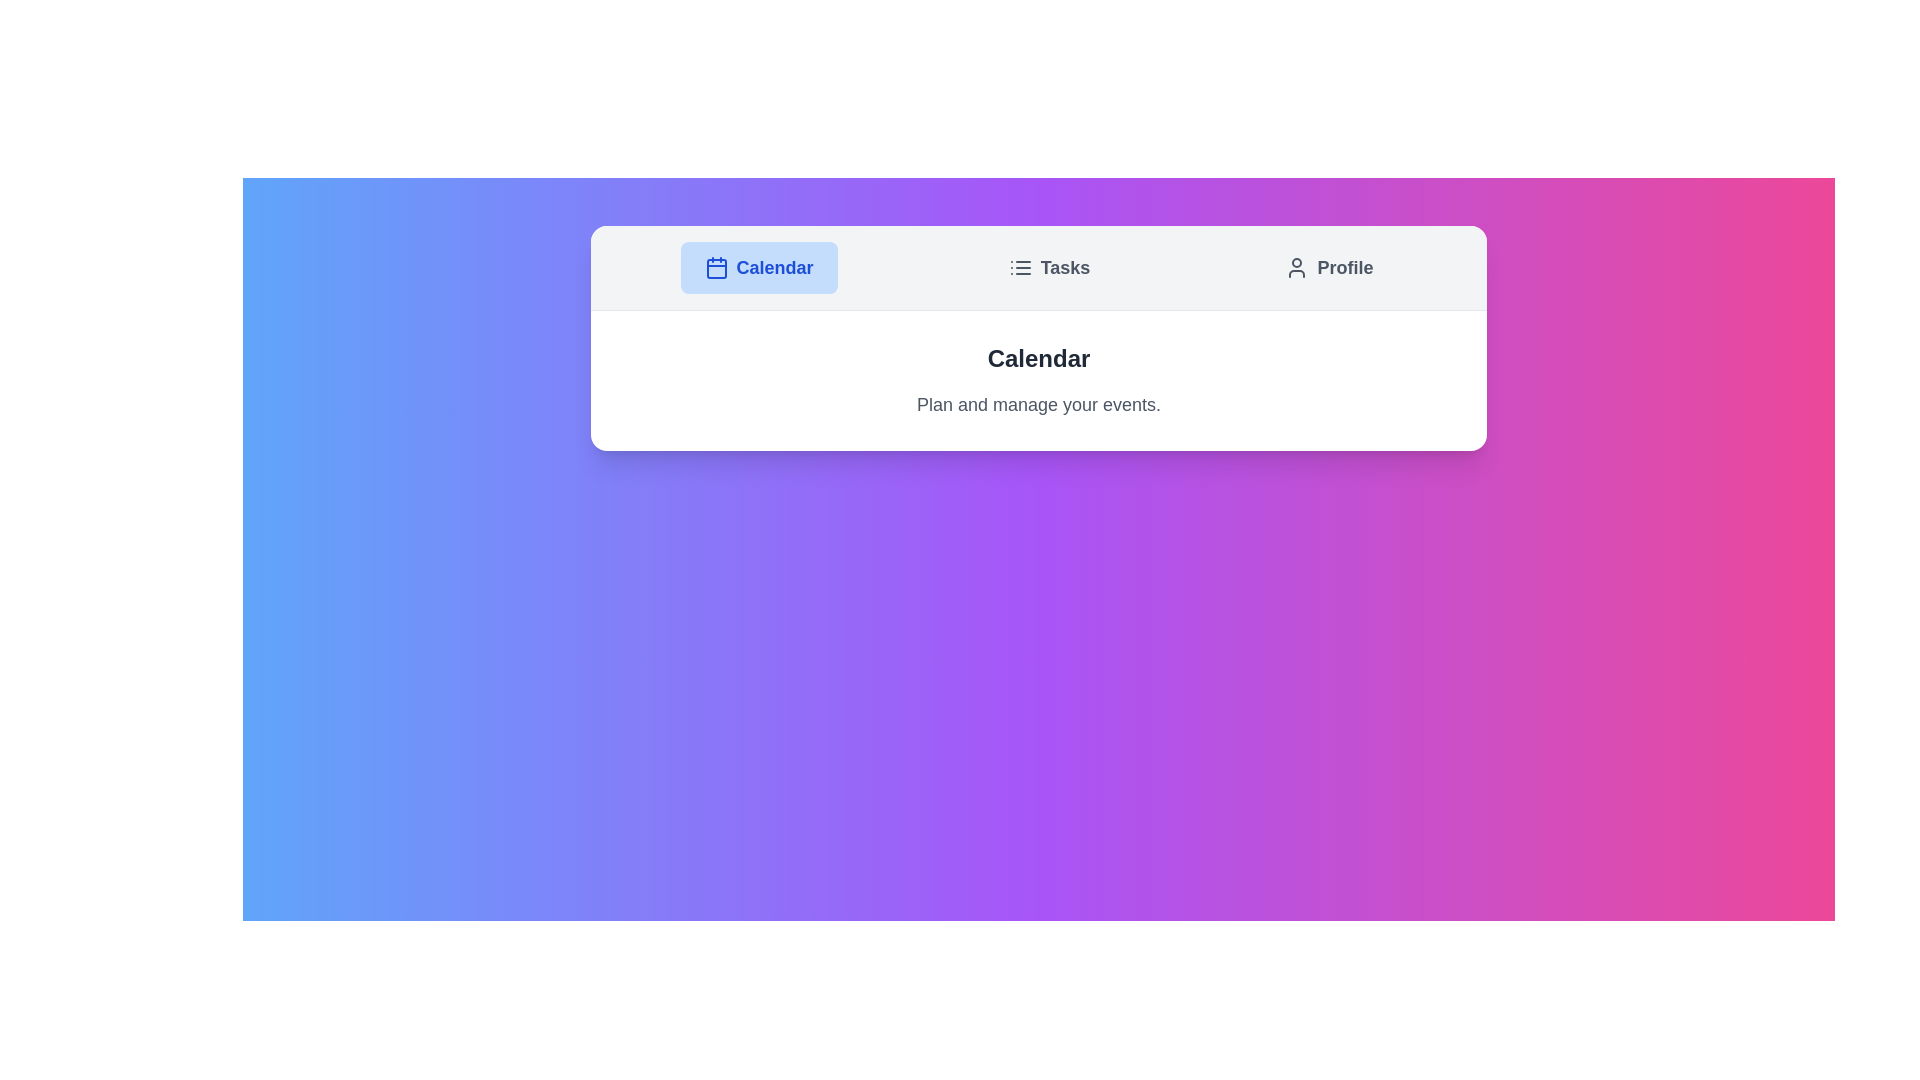  I want to click on the tab labeled Tasks to view its content, so click(1048, 266).